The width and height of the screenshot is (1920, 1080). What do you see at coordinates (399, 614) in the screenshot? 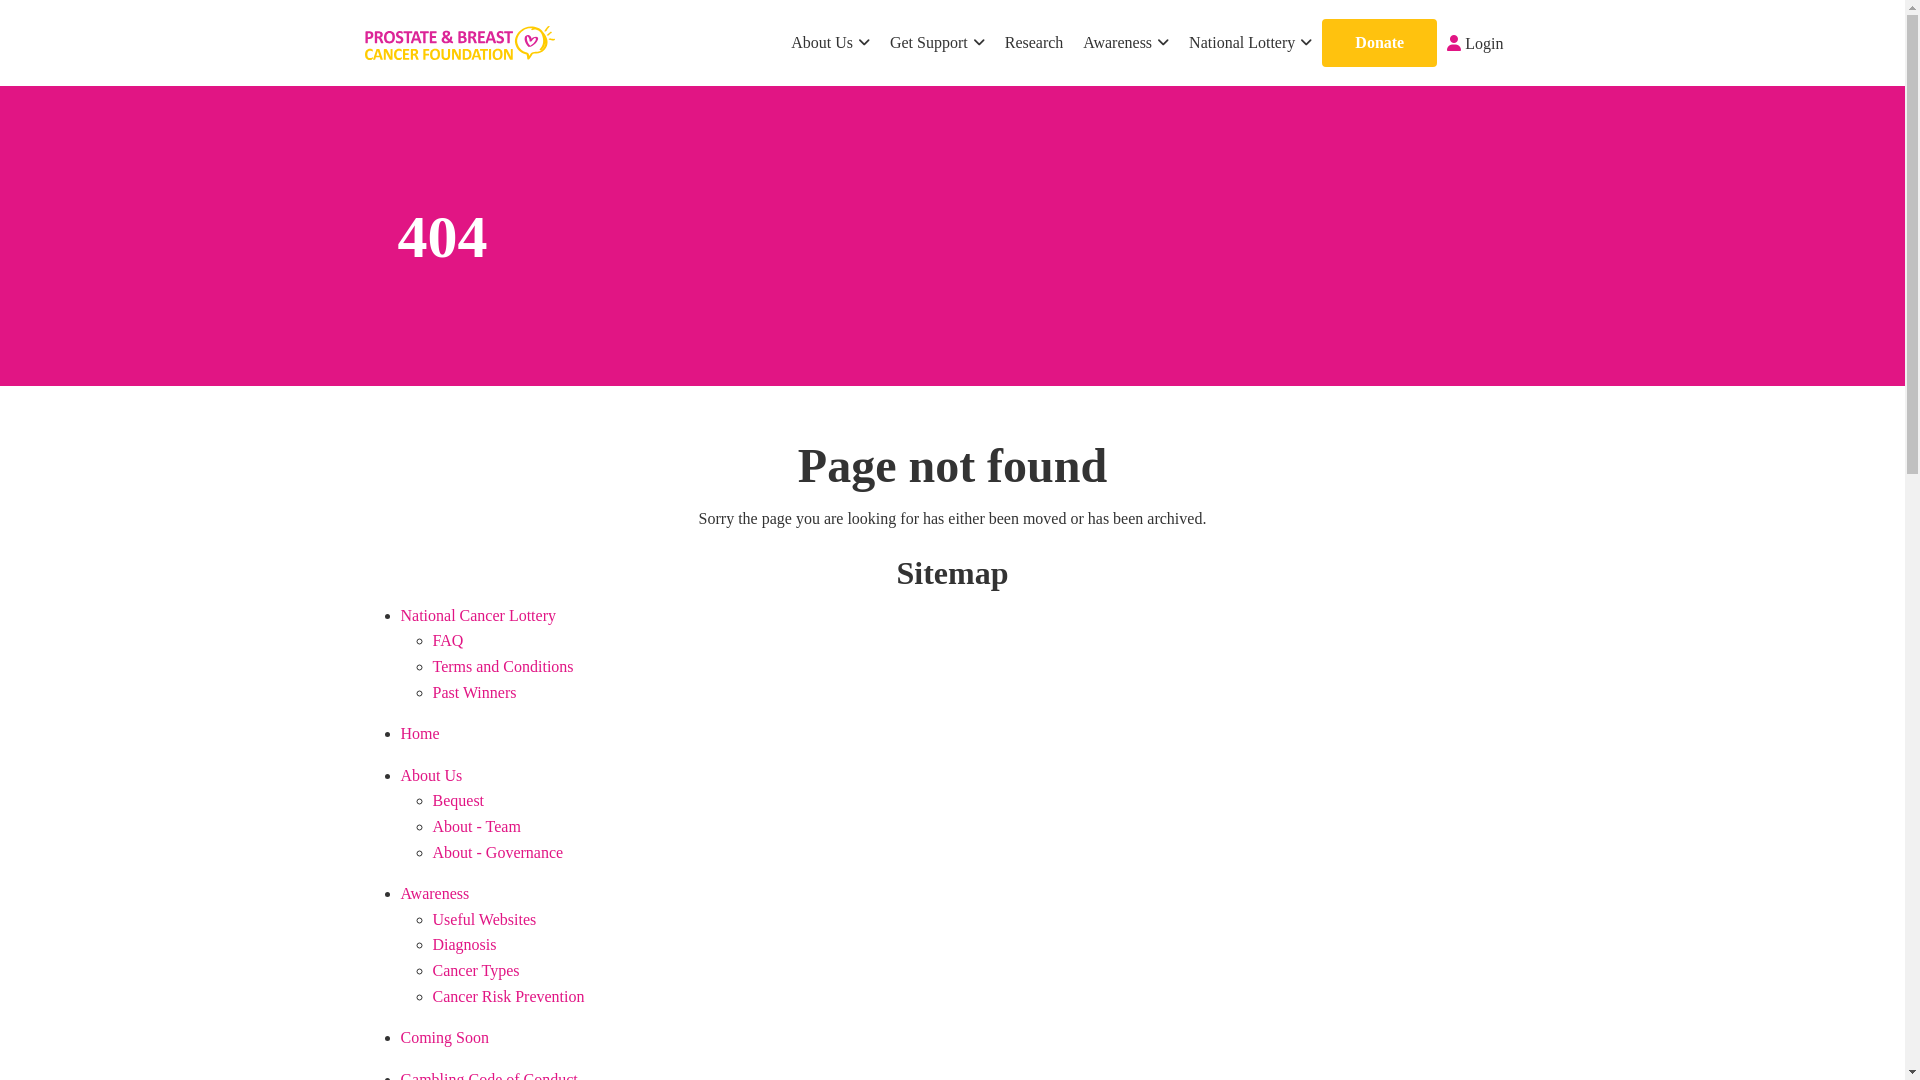
I see `'National Cancer Lottery'` at bounding box center [399, 614].